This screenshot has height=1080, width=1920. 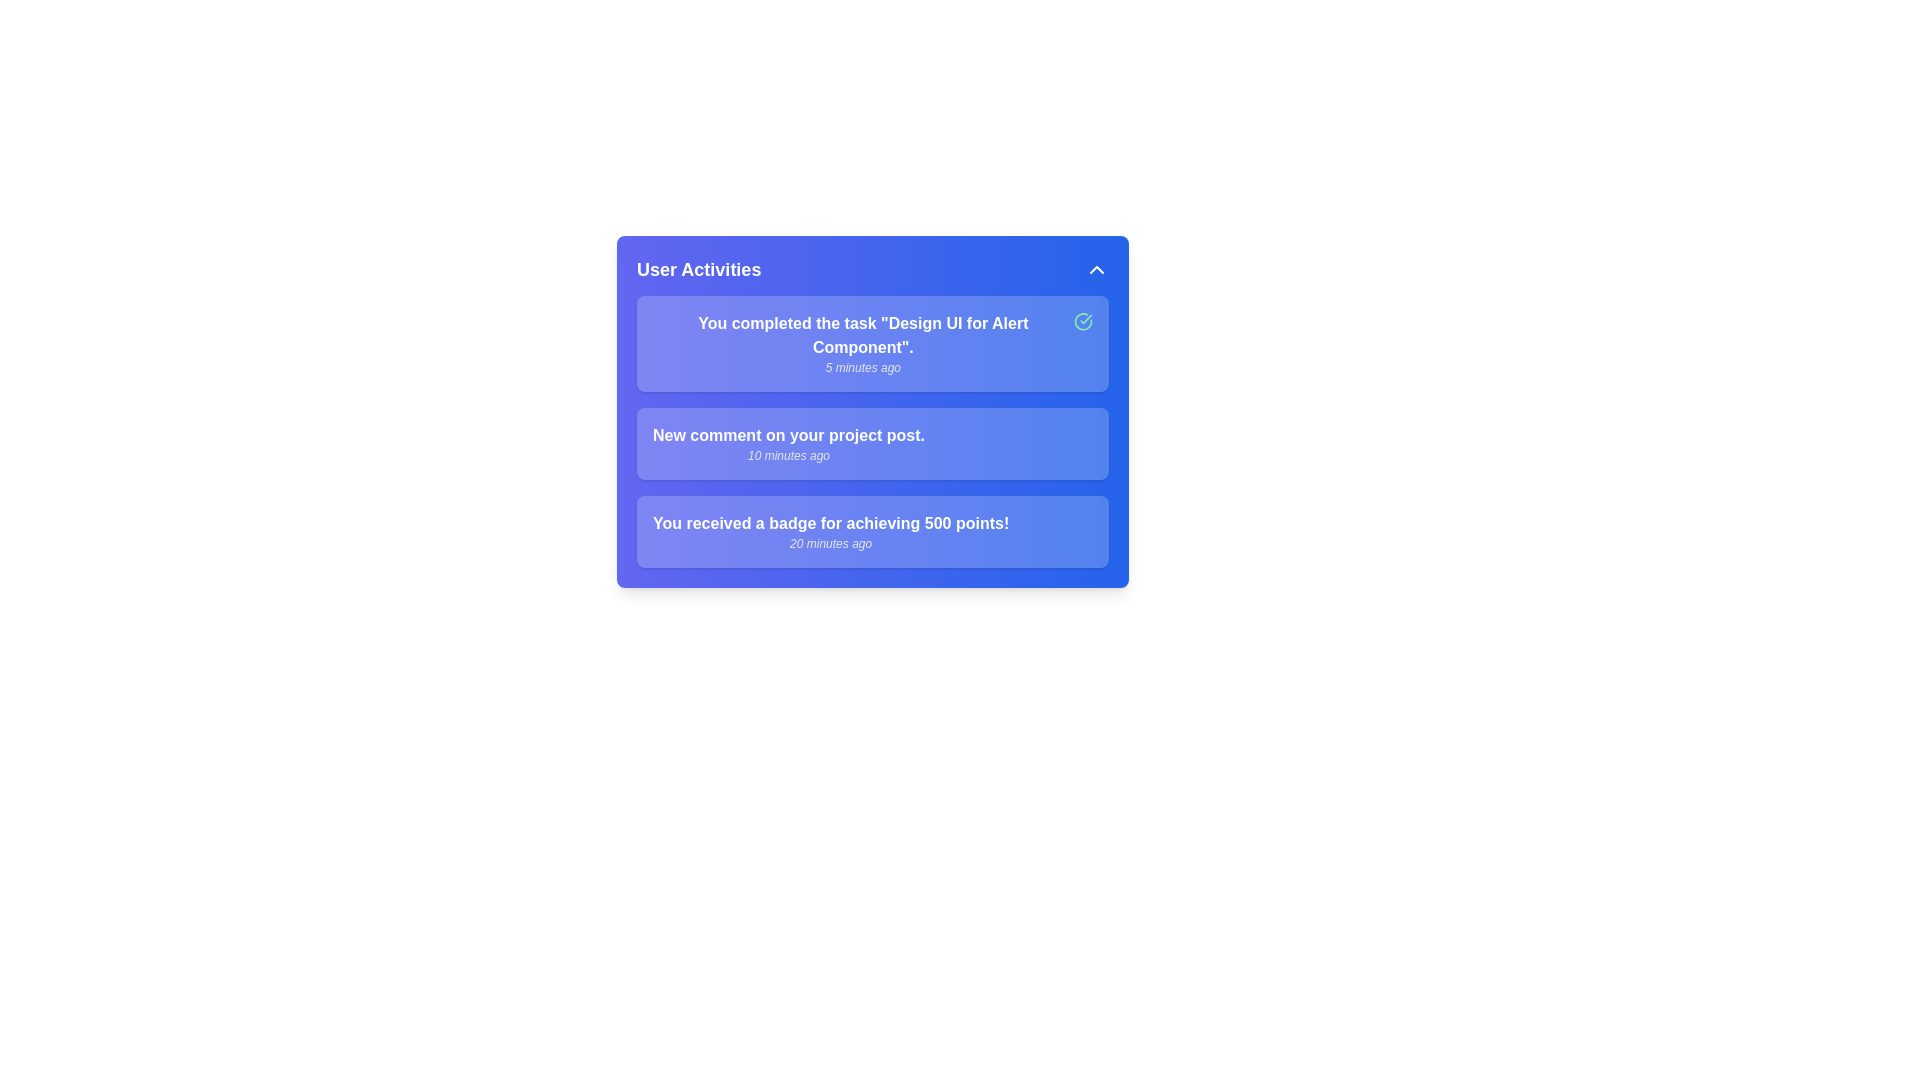 I want to click on notification text block that displays 'You completed the task "Design UI for Alert Component."' and '5 minutes ago,' located in the 'User Activities' panel at the top of the notification list, so click(x=863, y=342).